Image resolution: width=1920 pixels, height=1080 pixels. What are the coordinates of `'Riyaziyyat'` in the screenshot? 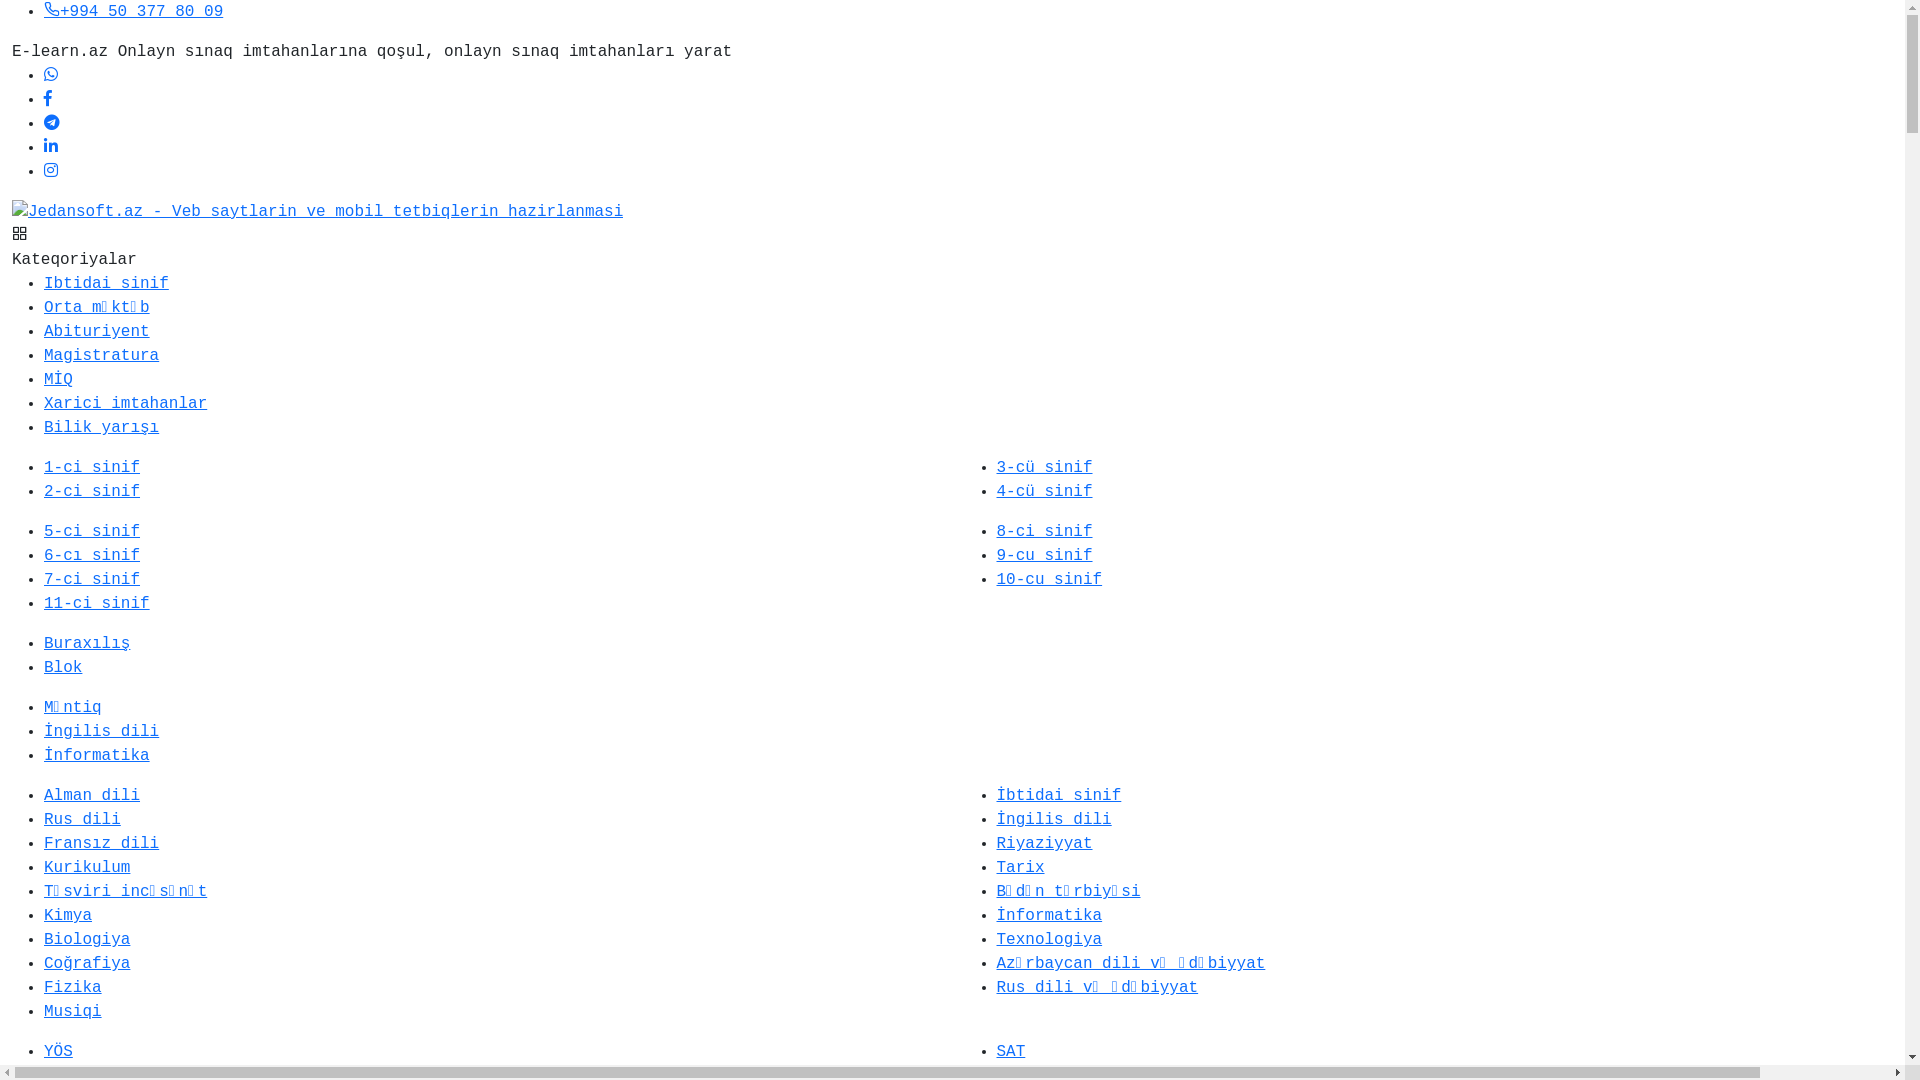 It's located at (1042, 844).